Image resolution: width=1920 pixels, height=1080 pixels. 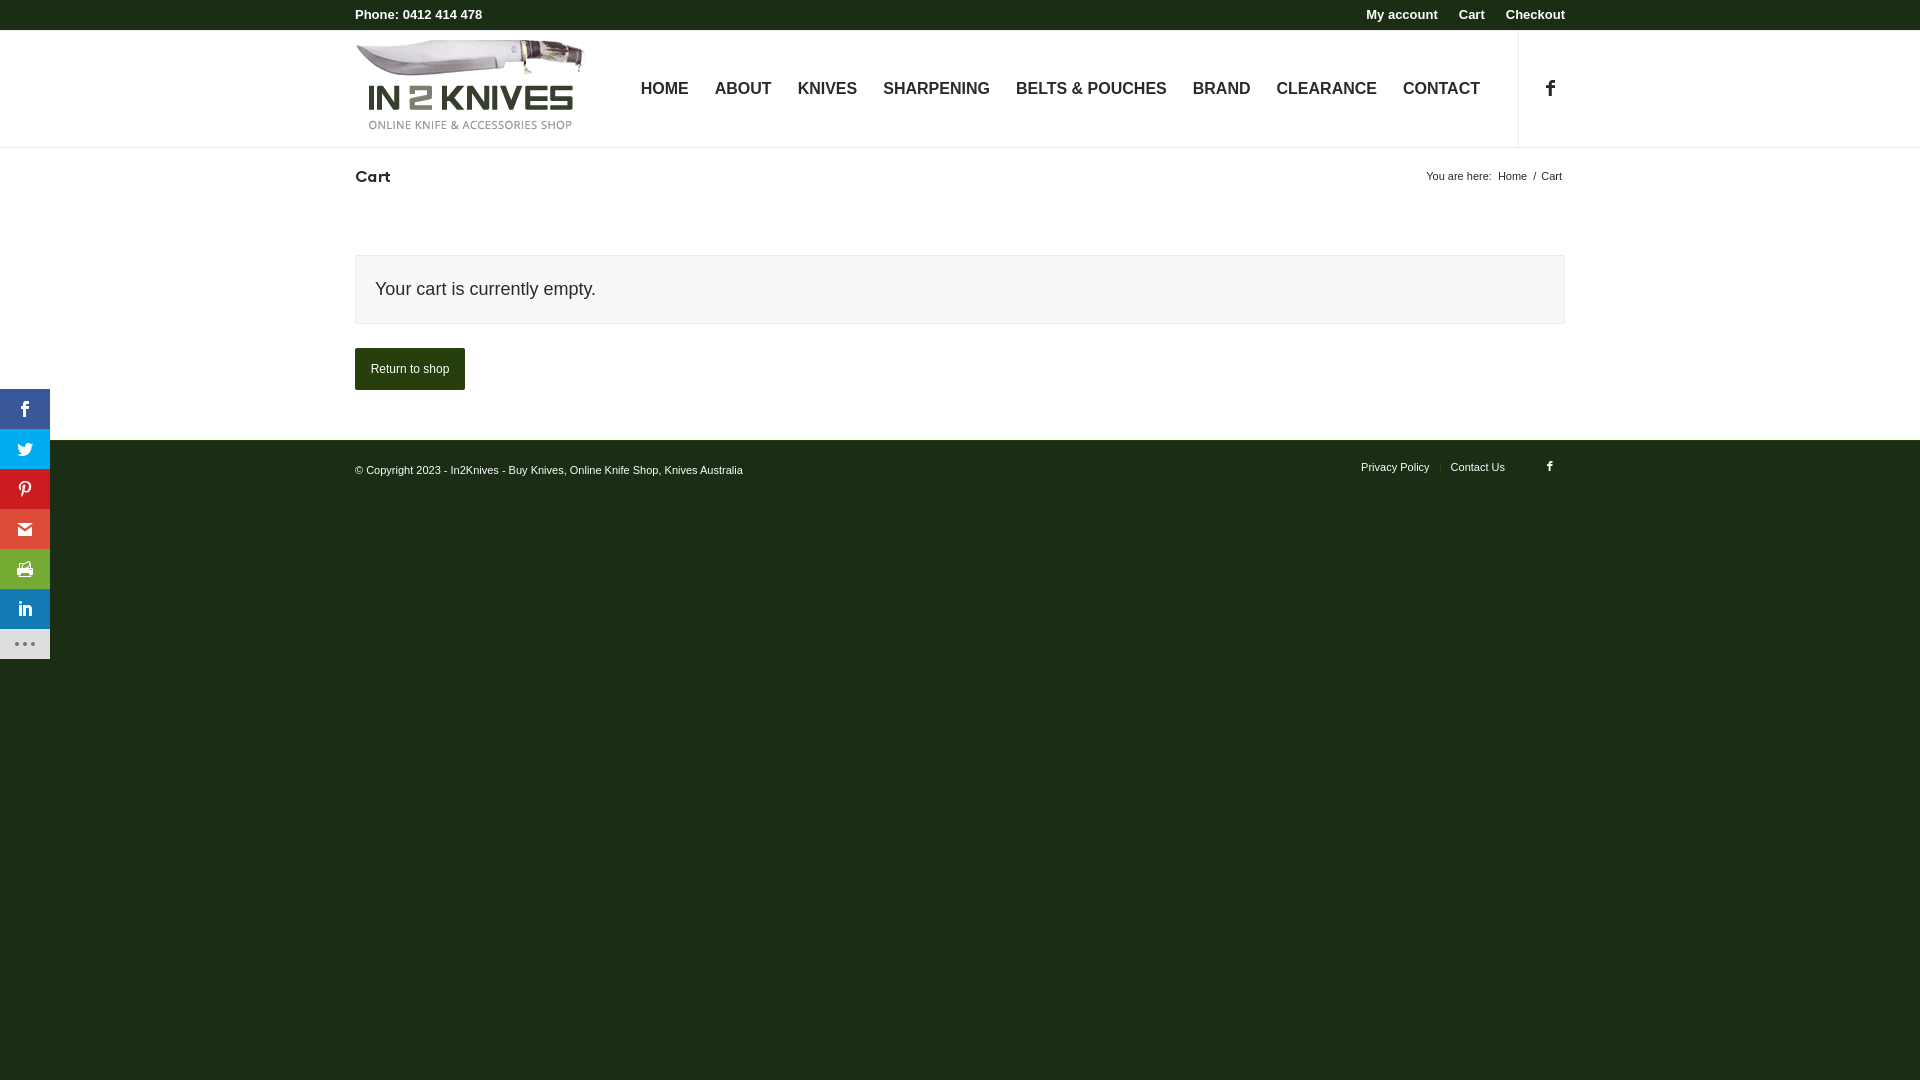 What do you see at coordinates (935, 87) in the screenshot?
I see `'SHARPENING'` at bounding box center [935, 87].